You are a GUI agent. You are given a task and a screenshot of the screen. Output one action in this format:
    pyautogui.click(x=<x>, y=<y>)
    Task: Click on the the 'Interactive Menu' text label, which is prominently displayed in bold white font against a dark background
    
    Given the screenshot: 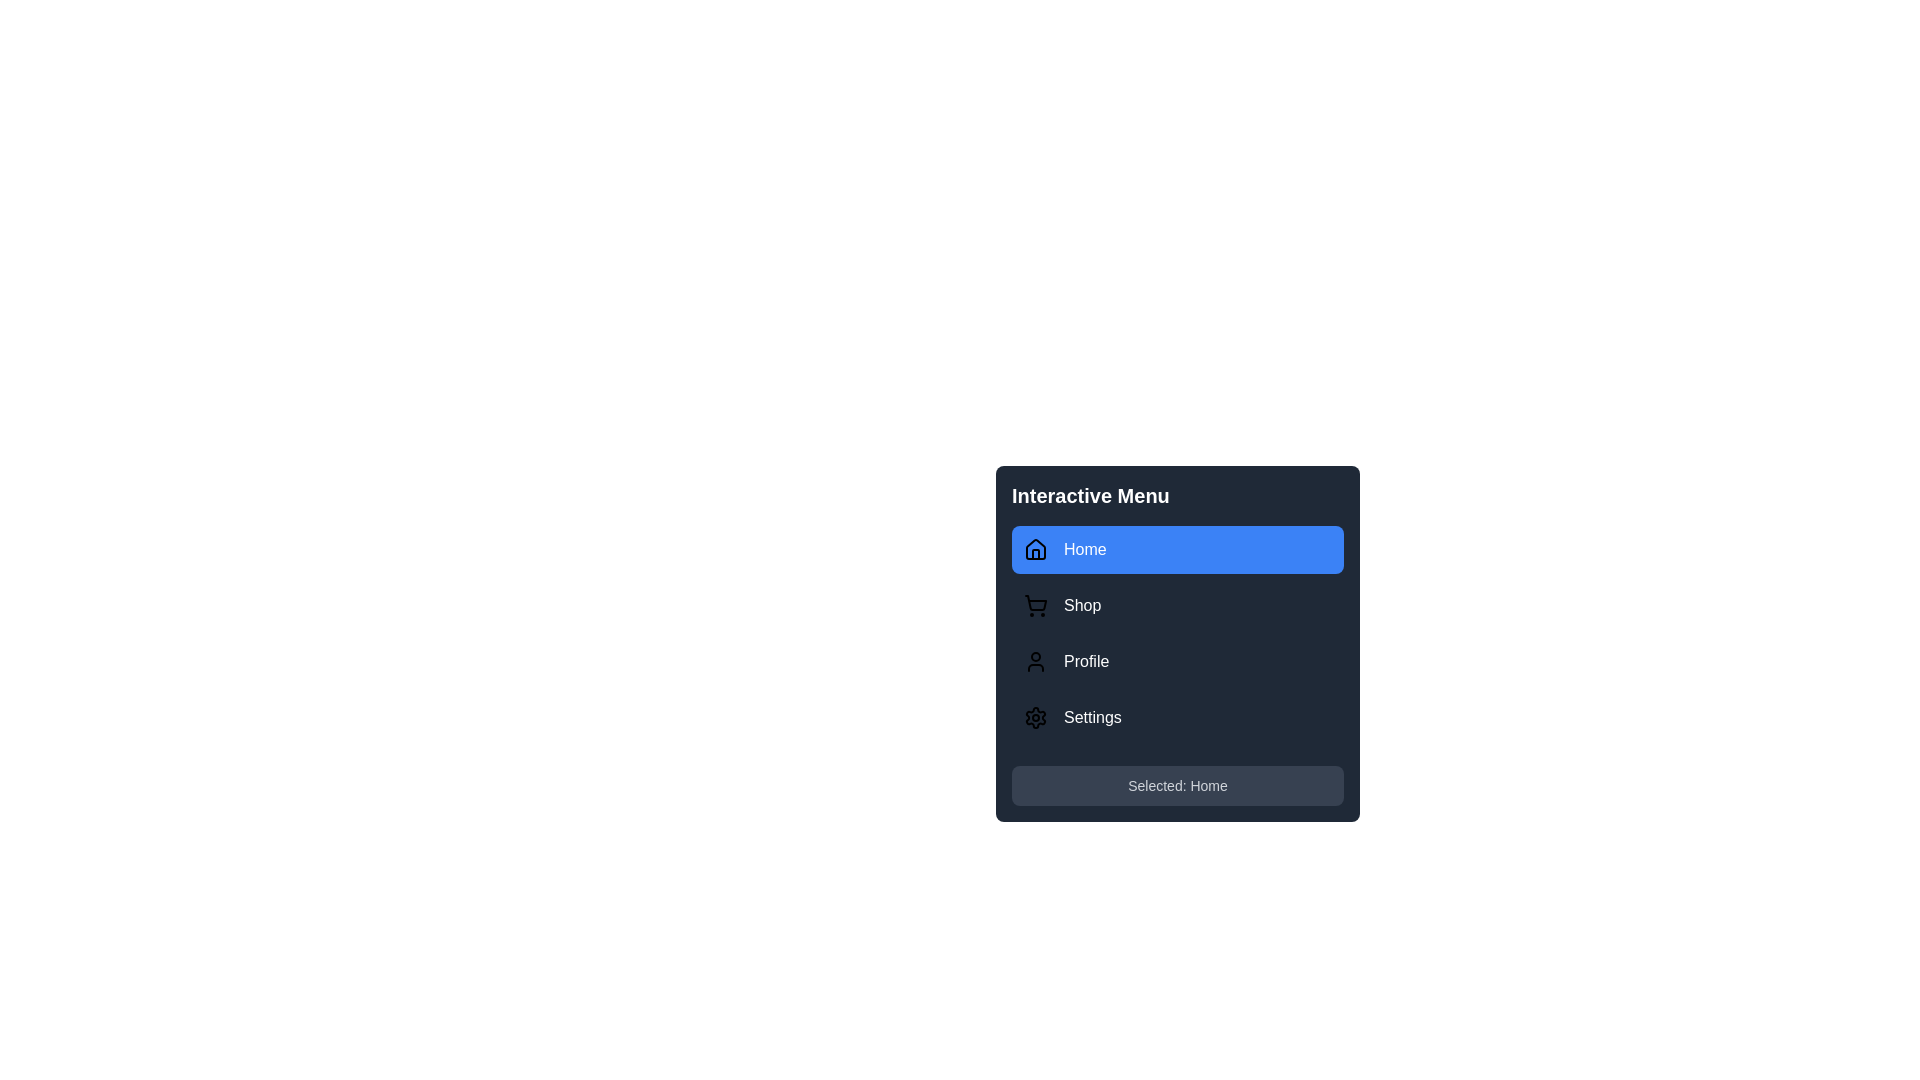 What is the action you would take?
    pyautogui.click(x=1089, y=495)
    